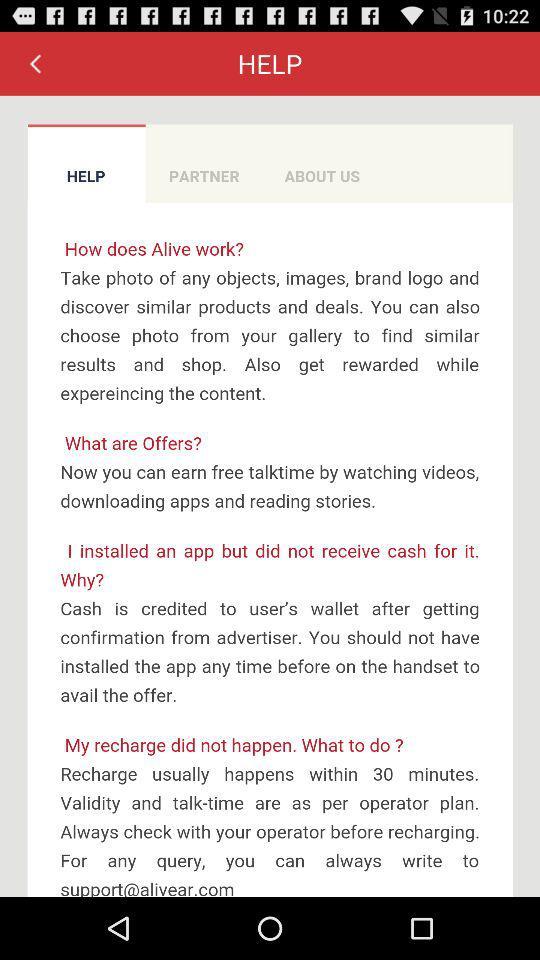  I want to click on go back, so click(35, 63).